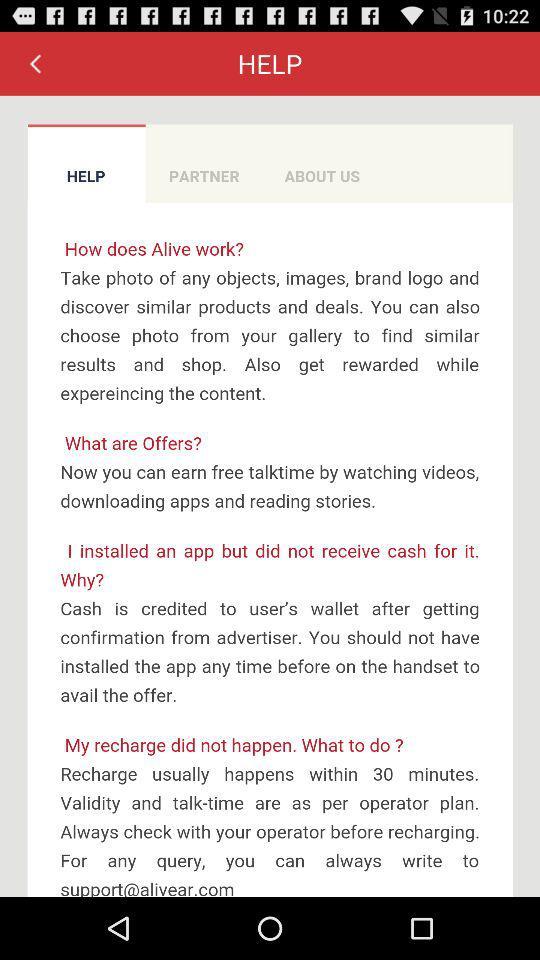  I want to click on go back, so click(35, 63).